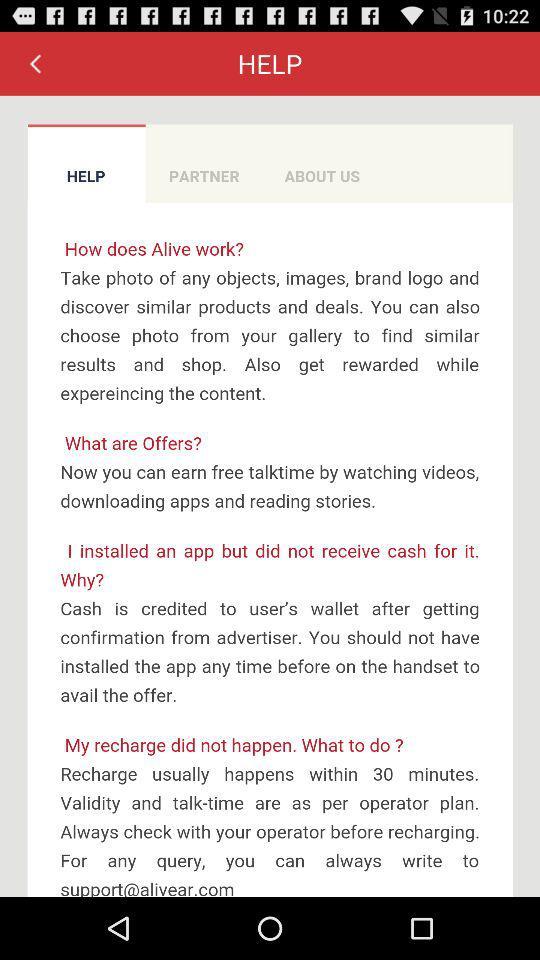  I want to click on go back, so click(35, 63).